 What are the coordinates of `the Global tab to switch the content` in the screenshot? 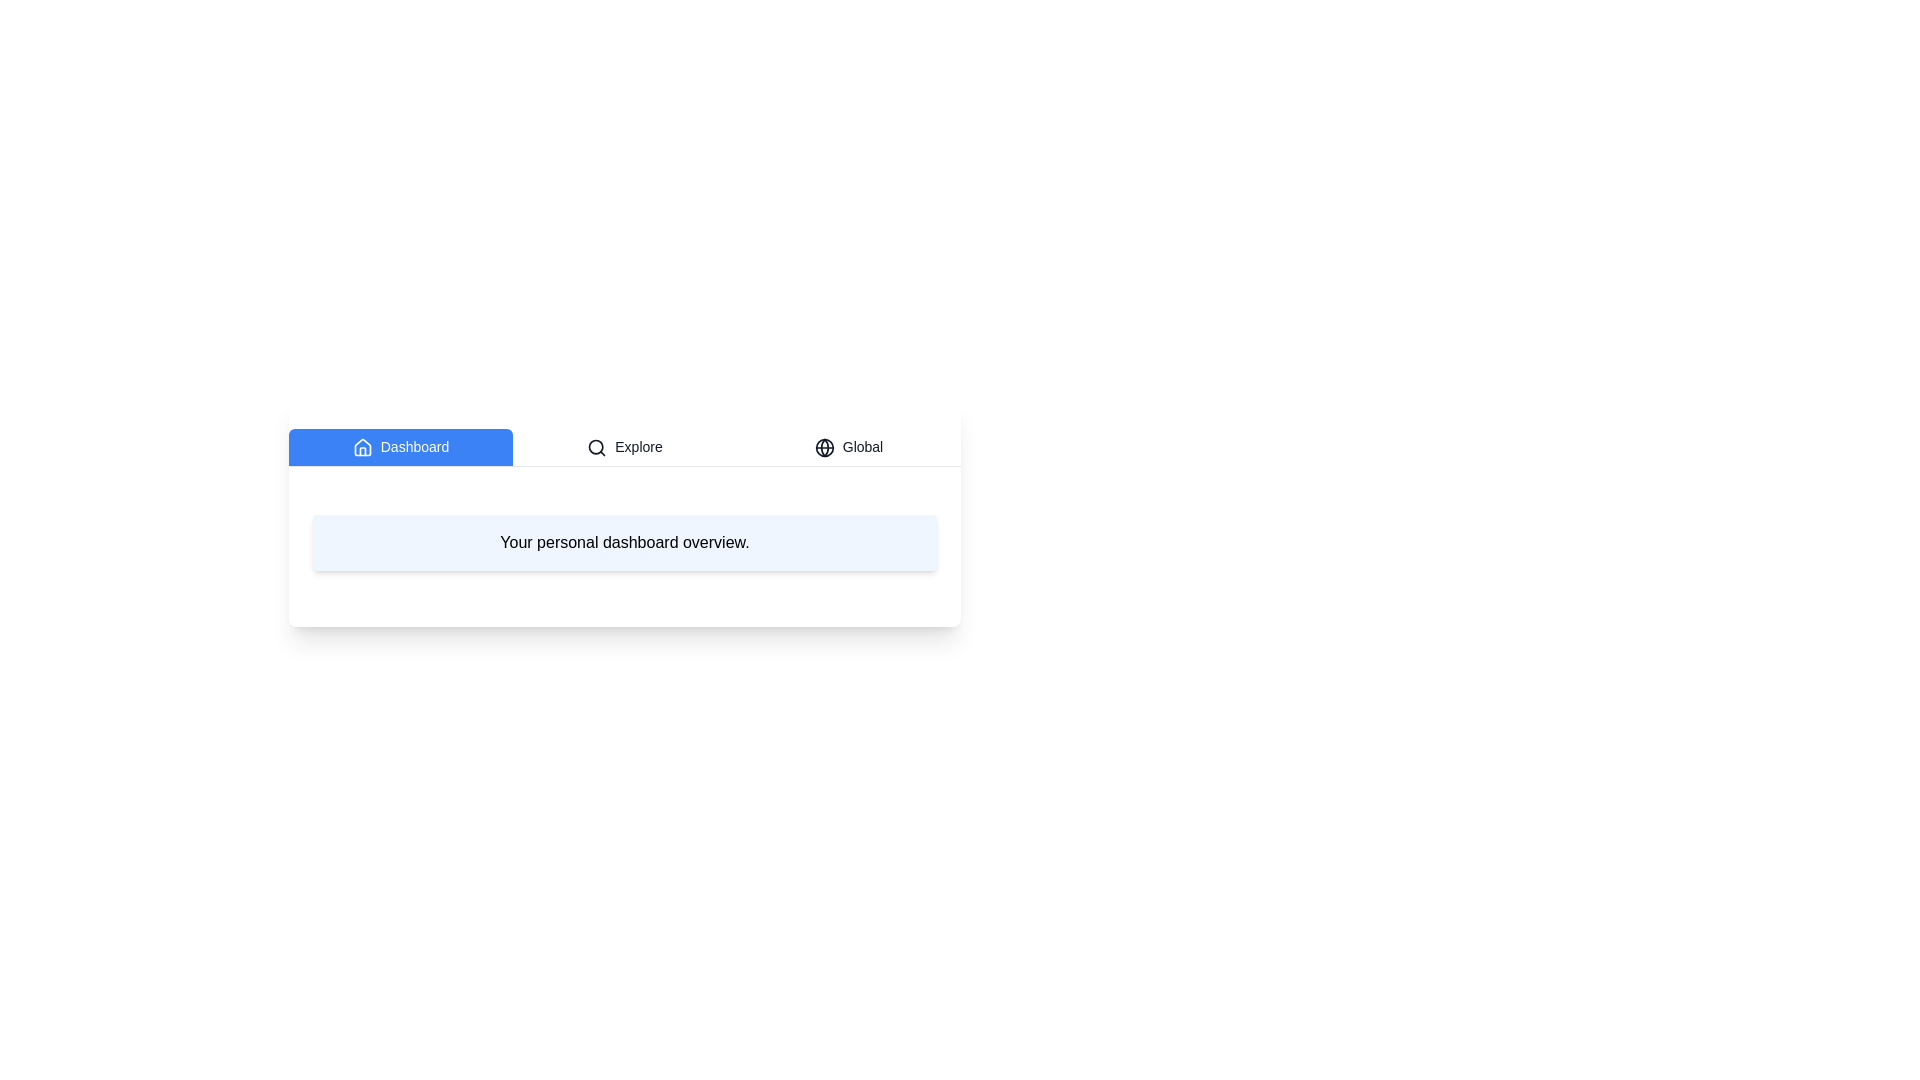 It's located at (849, 446).